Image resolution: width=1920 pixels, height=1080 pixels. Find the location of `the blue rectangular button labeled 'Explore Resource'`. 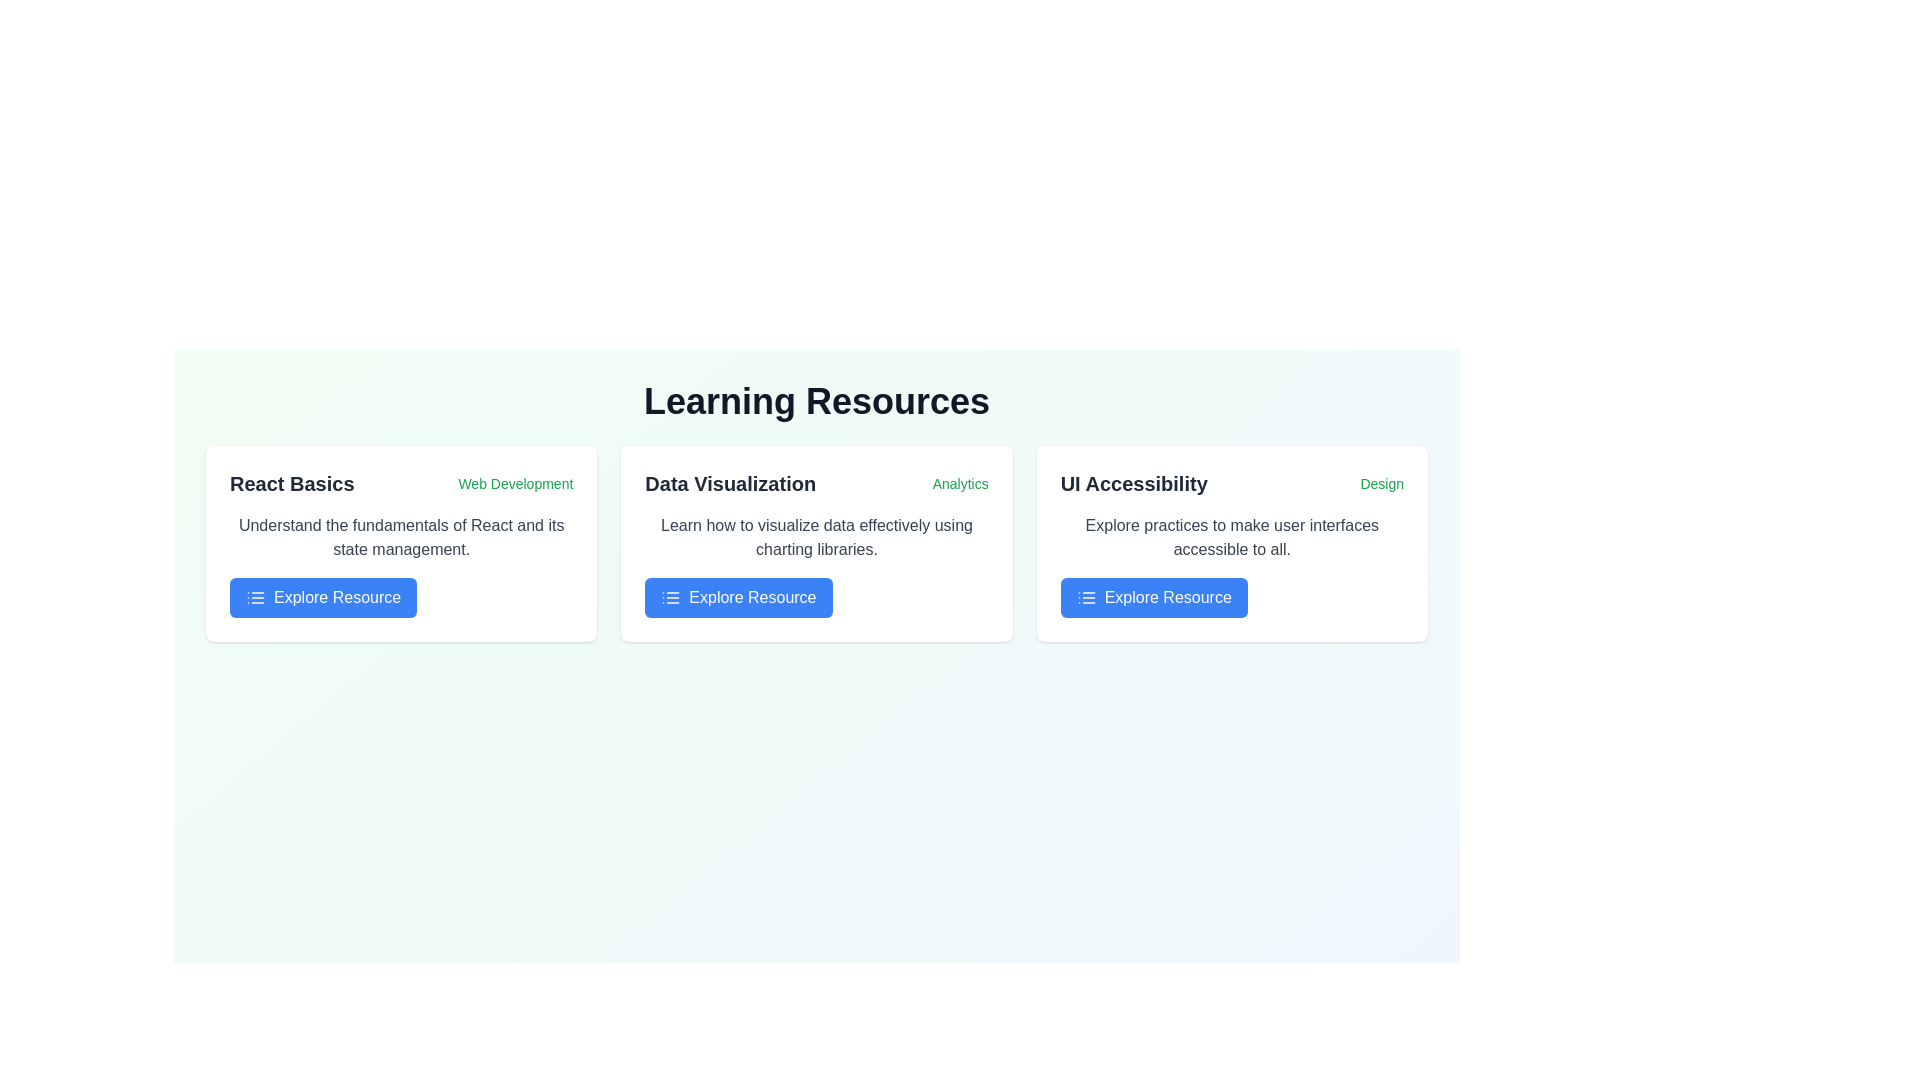

the blue rectangular button labeled 'Explore Resource' is located at coordinates (323, 596).